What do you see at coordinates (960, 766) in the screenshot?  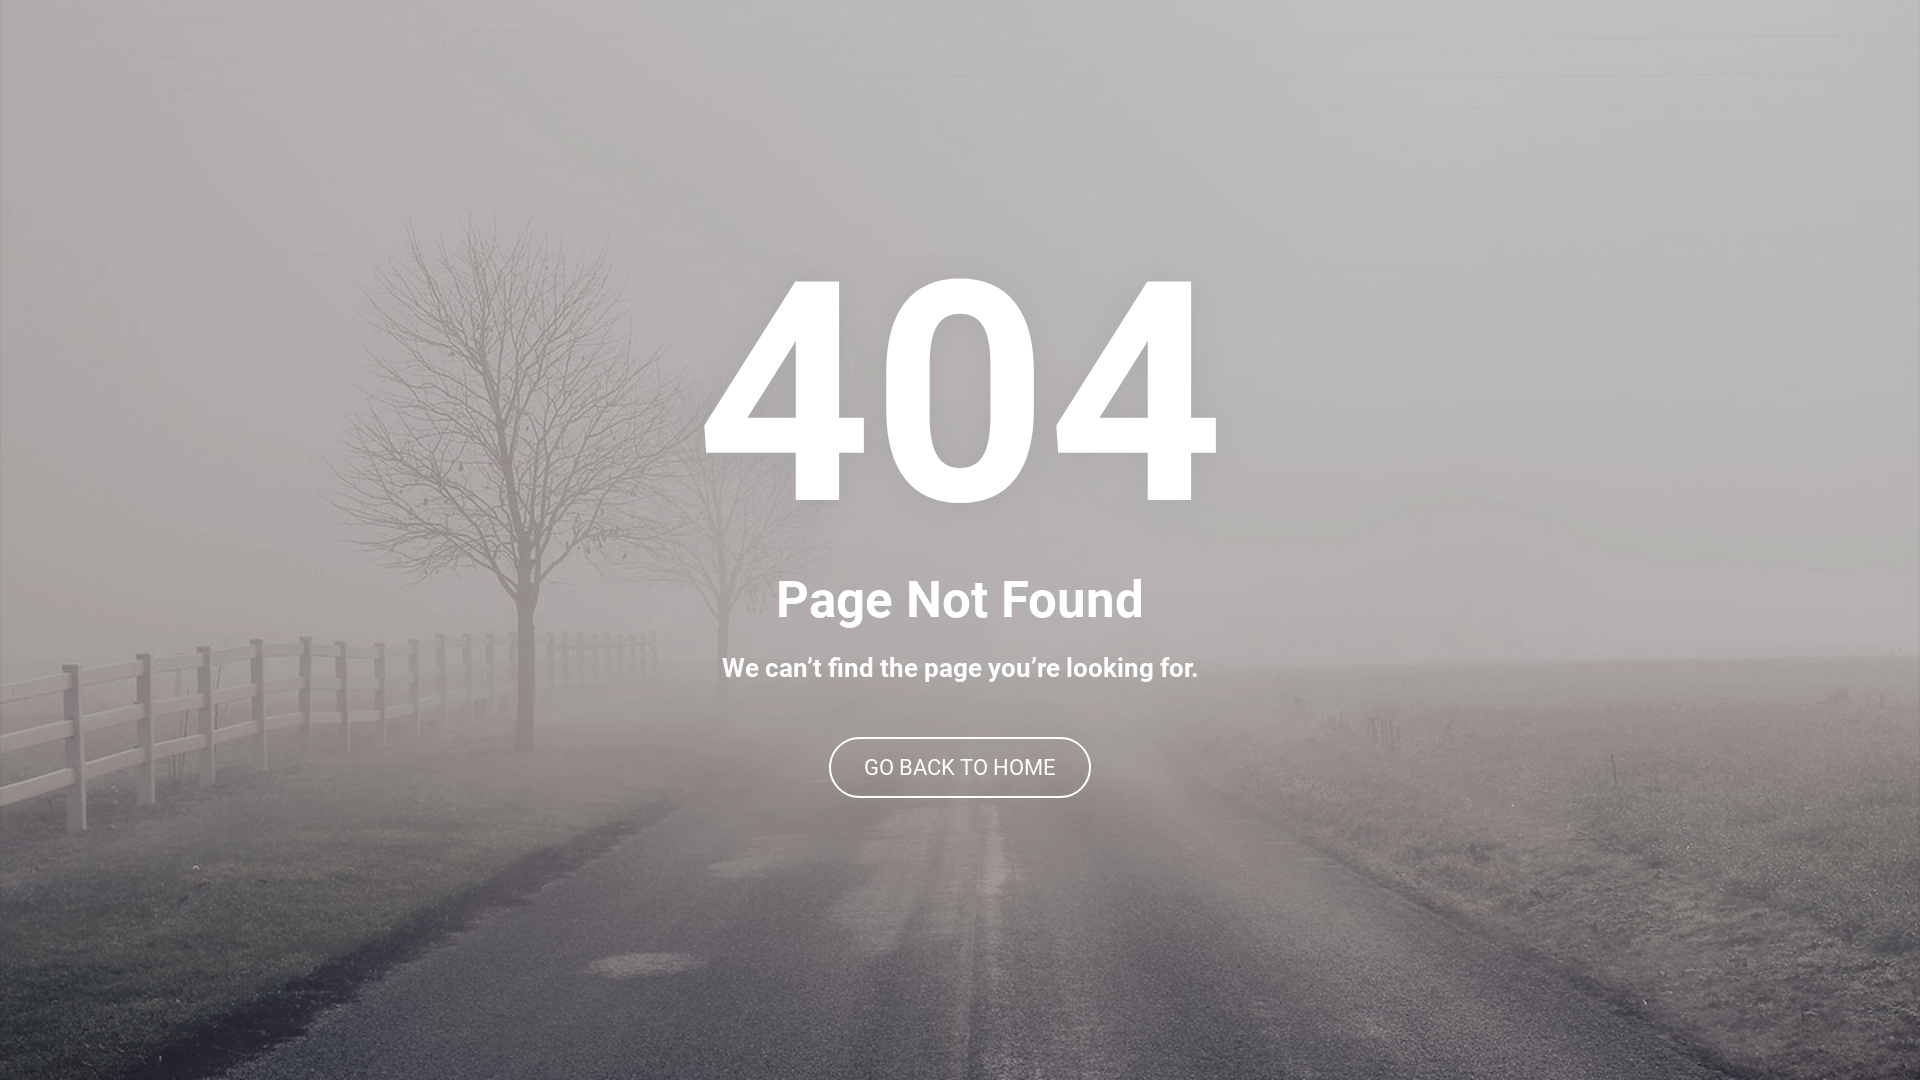 I see `'GO BACK TO HOME'` at bounding box center [960, 766].